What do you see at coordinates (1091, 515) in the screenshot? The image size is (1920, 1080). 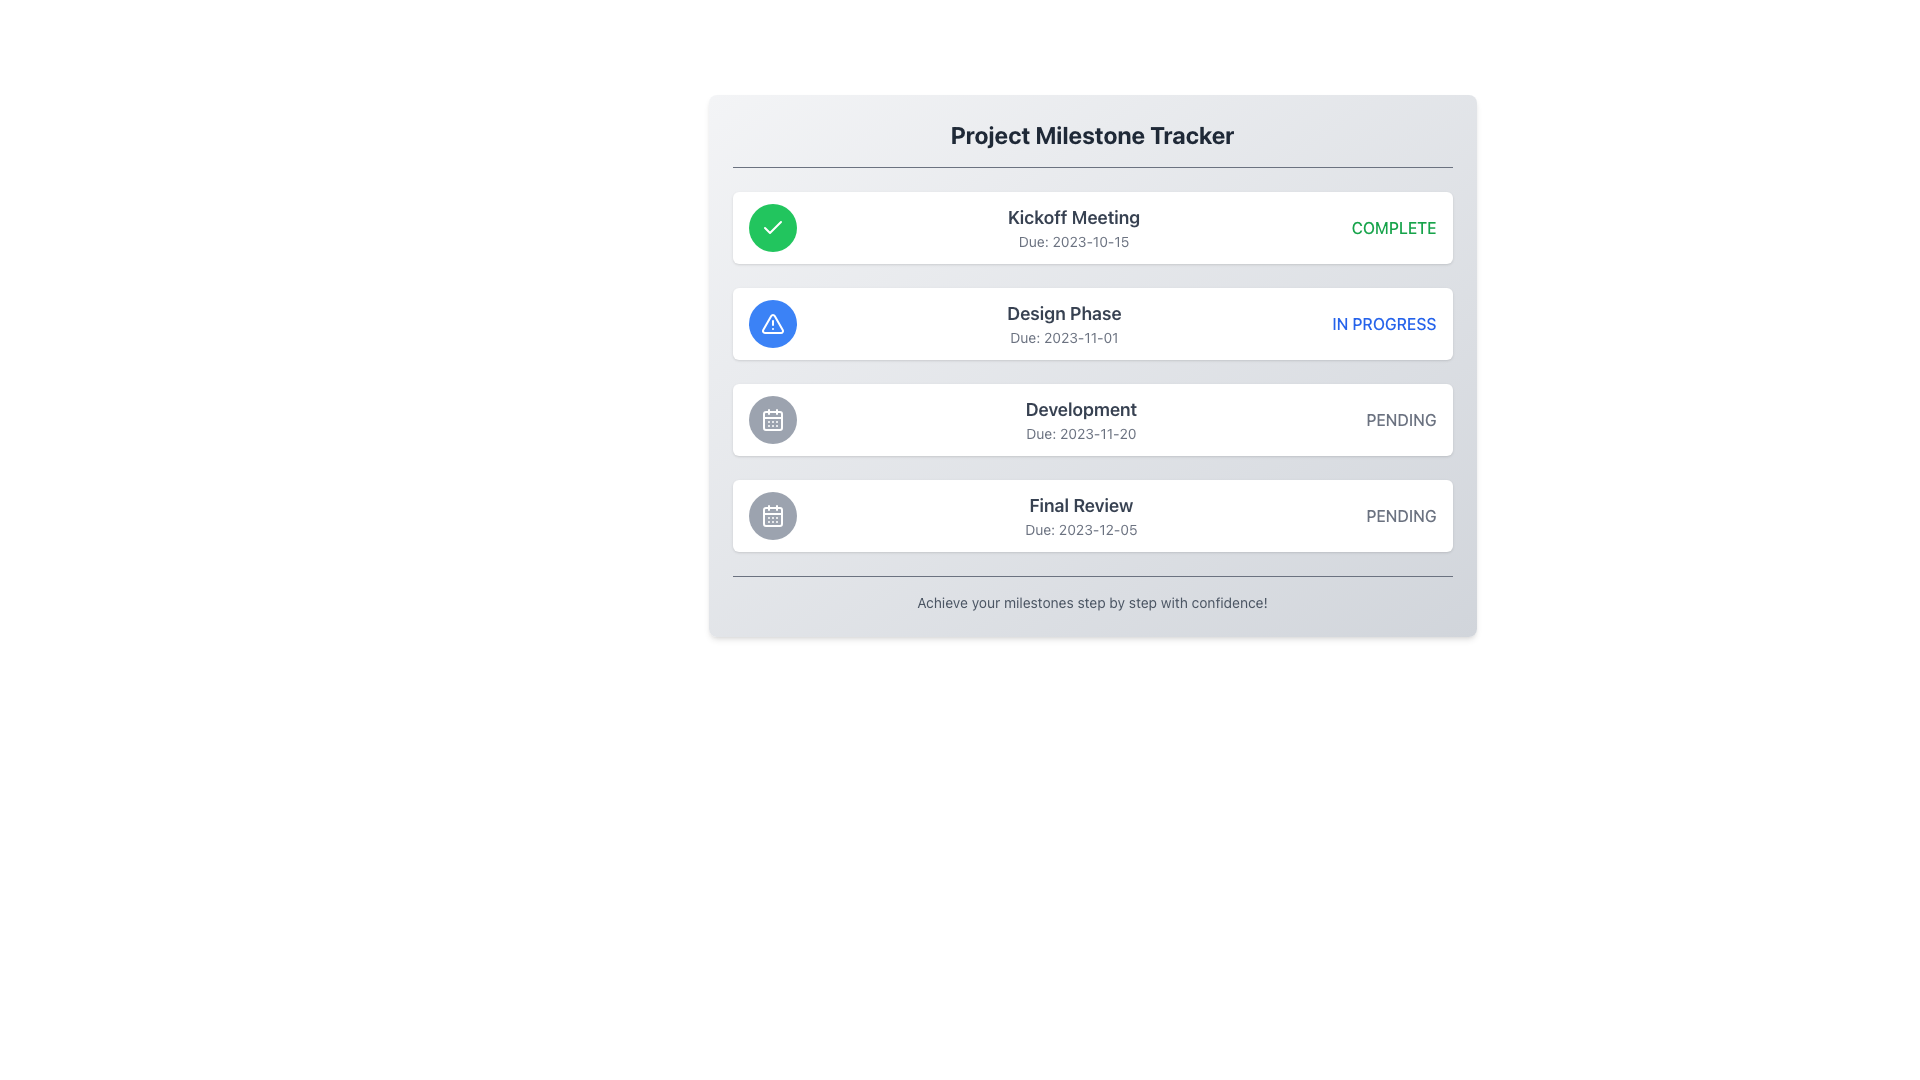 I see `the card element that contains a circular gray calendar icon on the left, the text 'Final Review' in bold at the center, and a 'PENDING' status indicator on the right` at bounding box center [1091, 515].